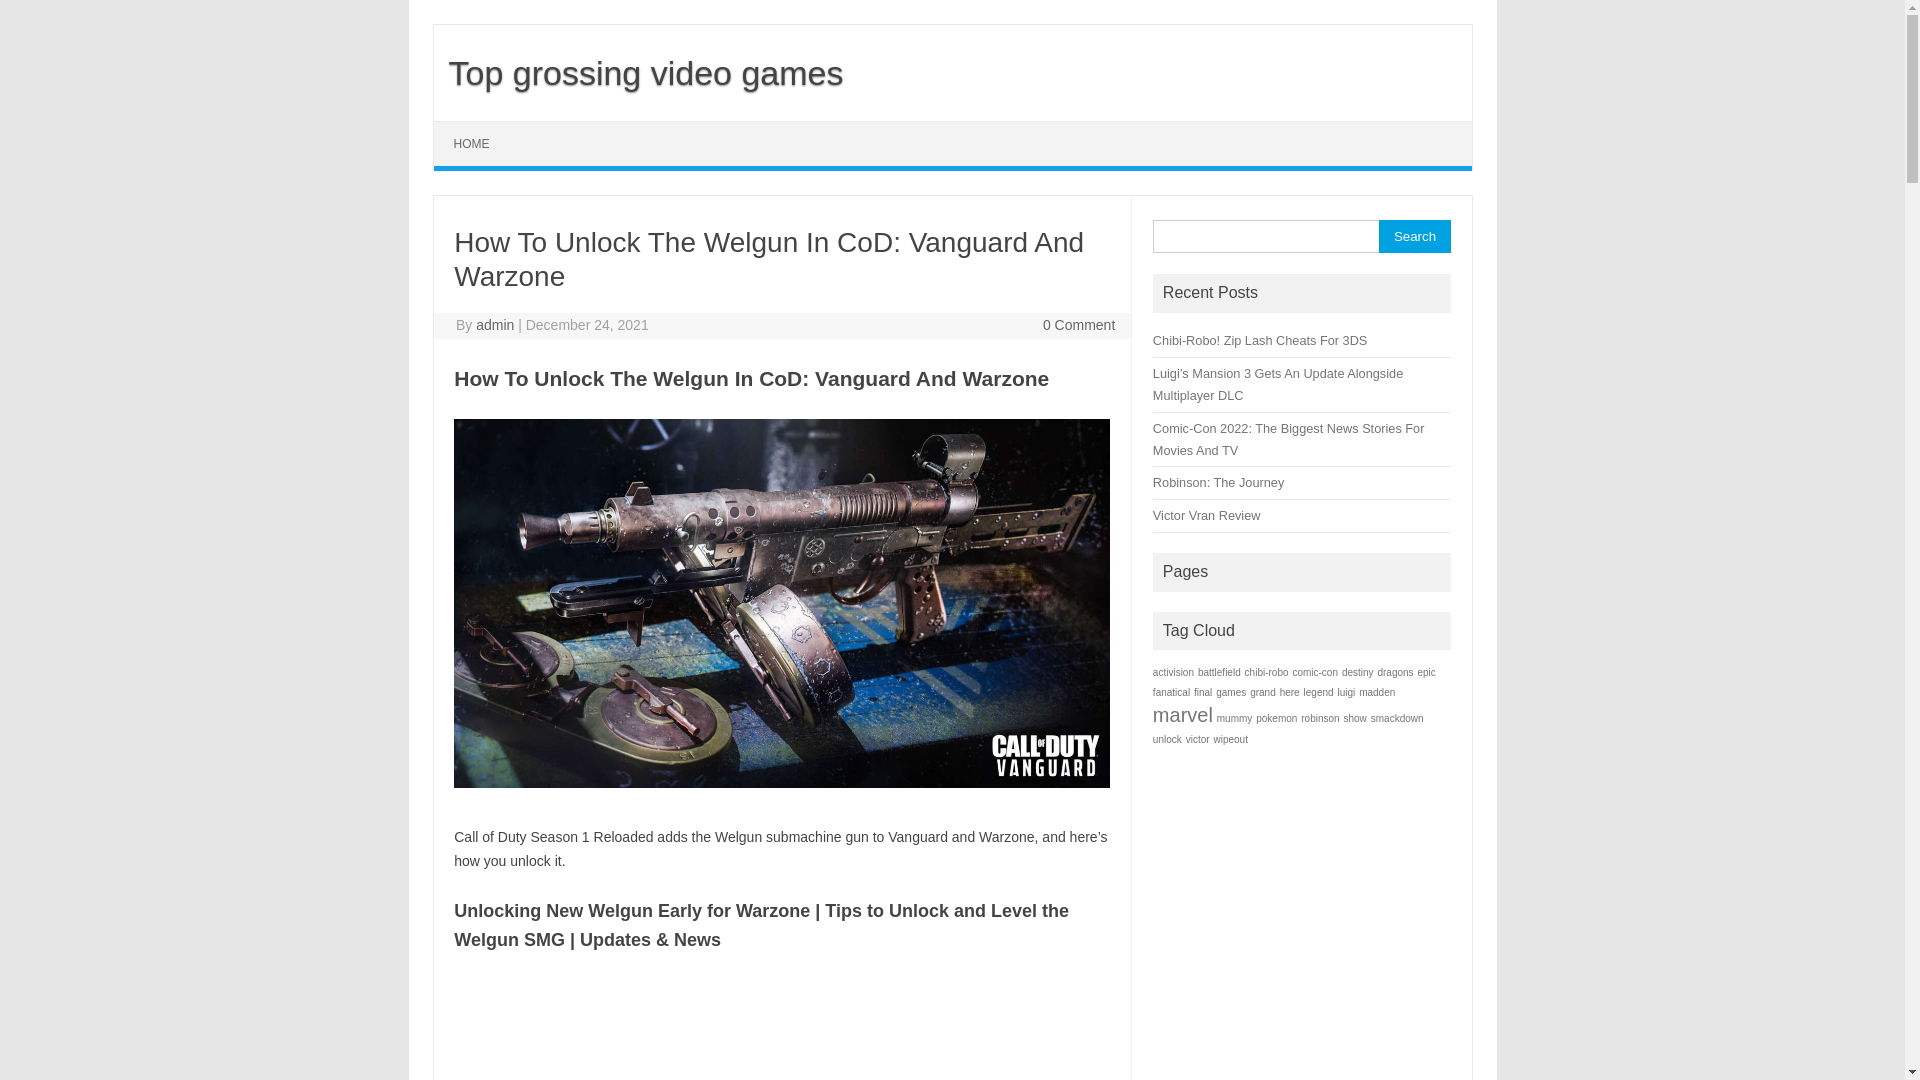  What do you see at coordinates (1233, 717) in the screenshot?
I see `'mummy'` at bounding box center [1233, 717].